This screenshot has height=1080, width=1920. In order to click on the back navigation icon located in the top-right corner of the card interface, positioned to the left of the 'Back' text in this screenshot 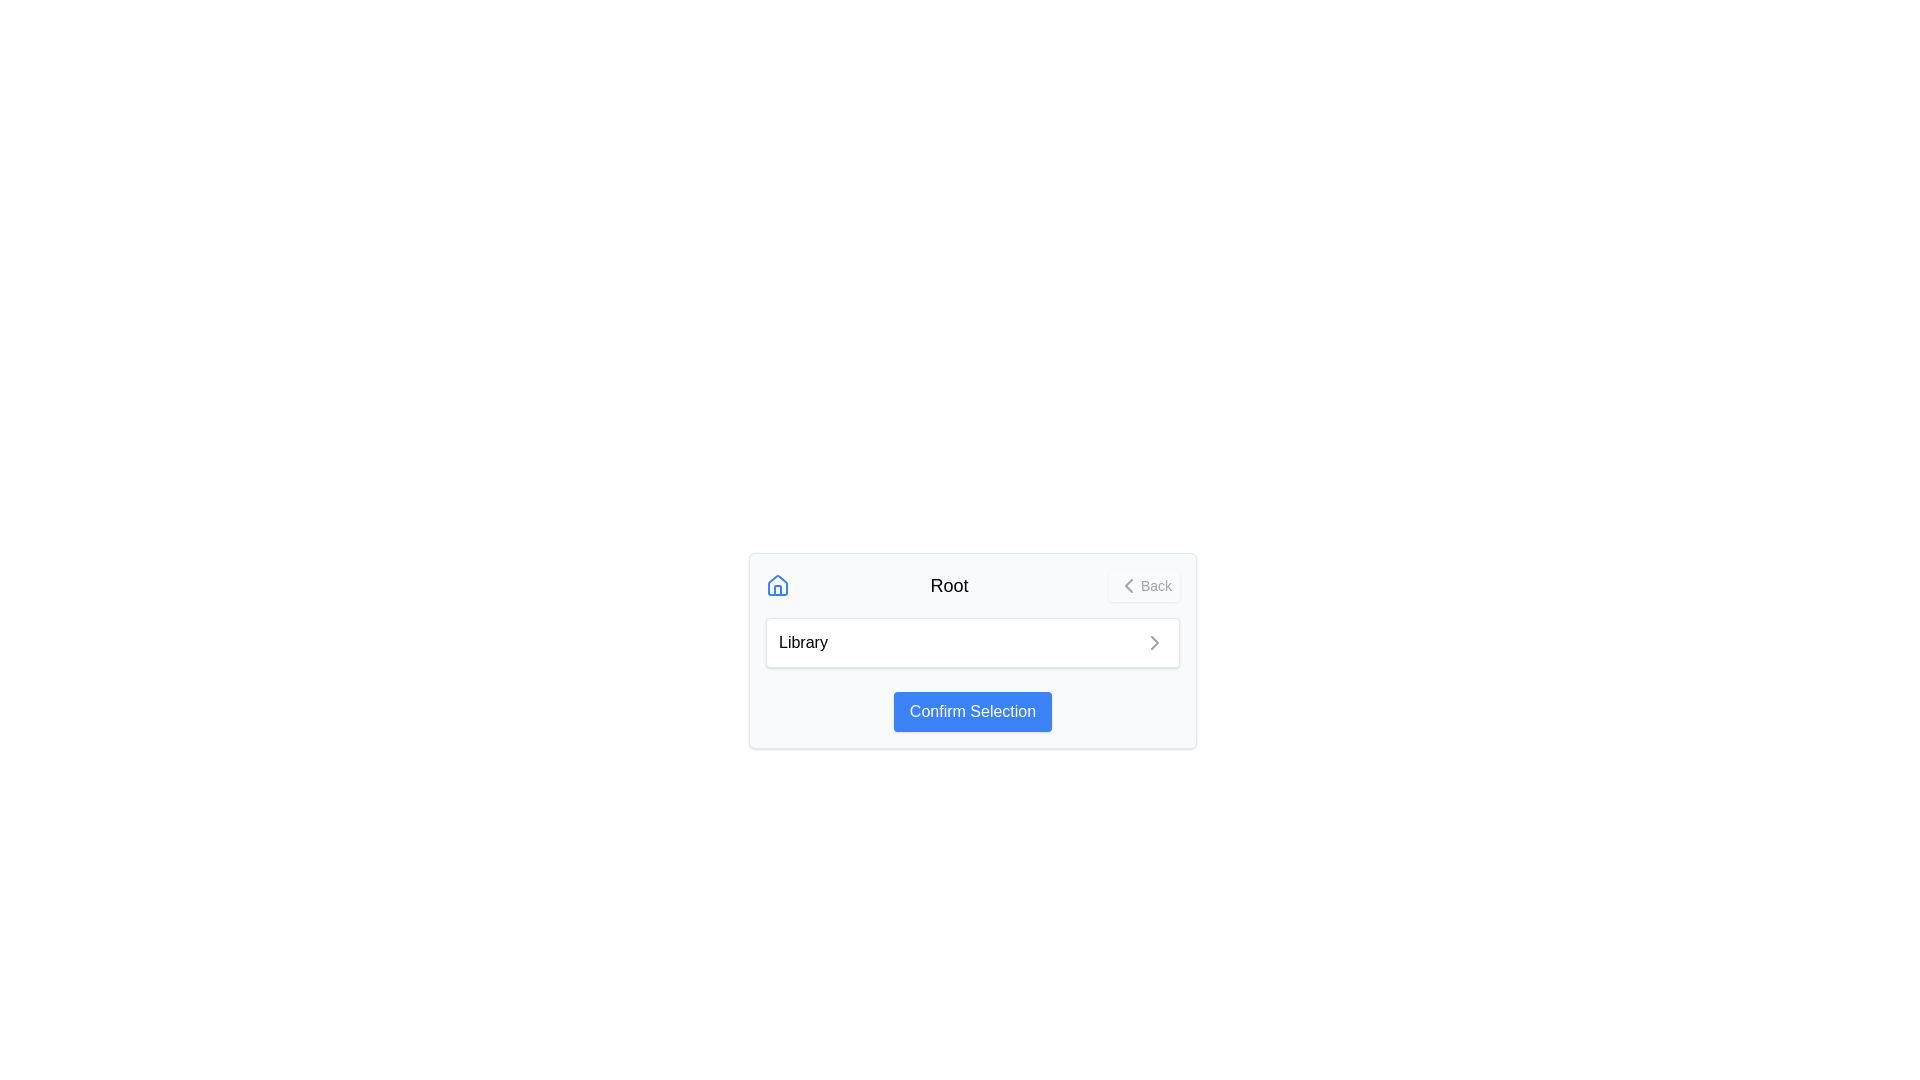, I will do `click(1128, 585)`.